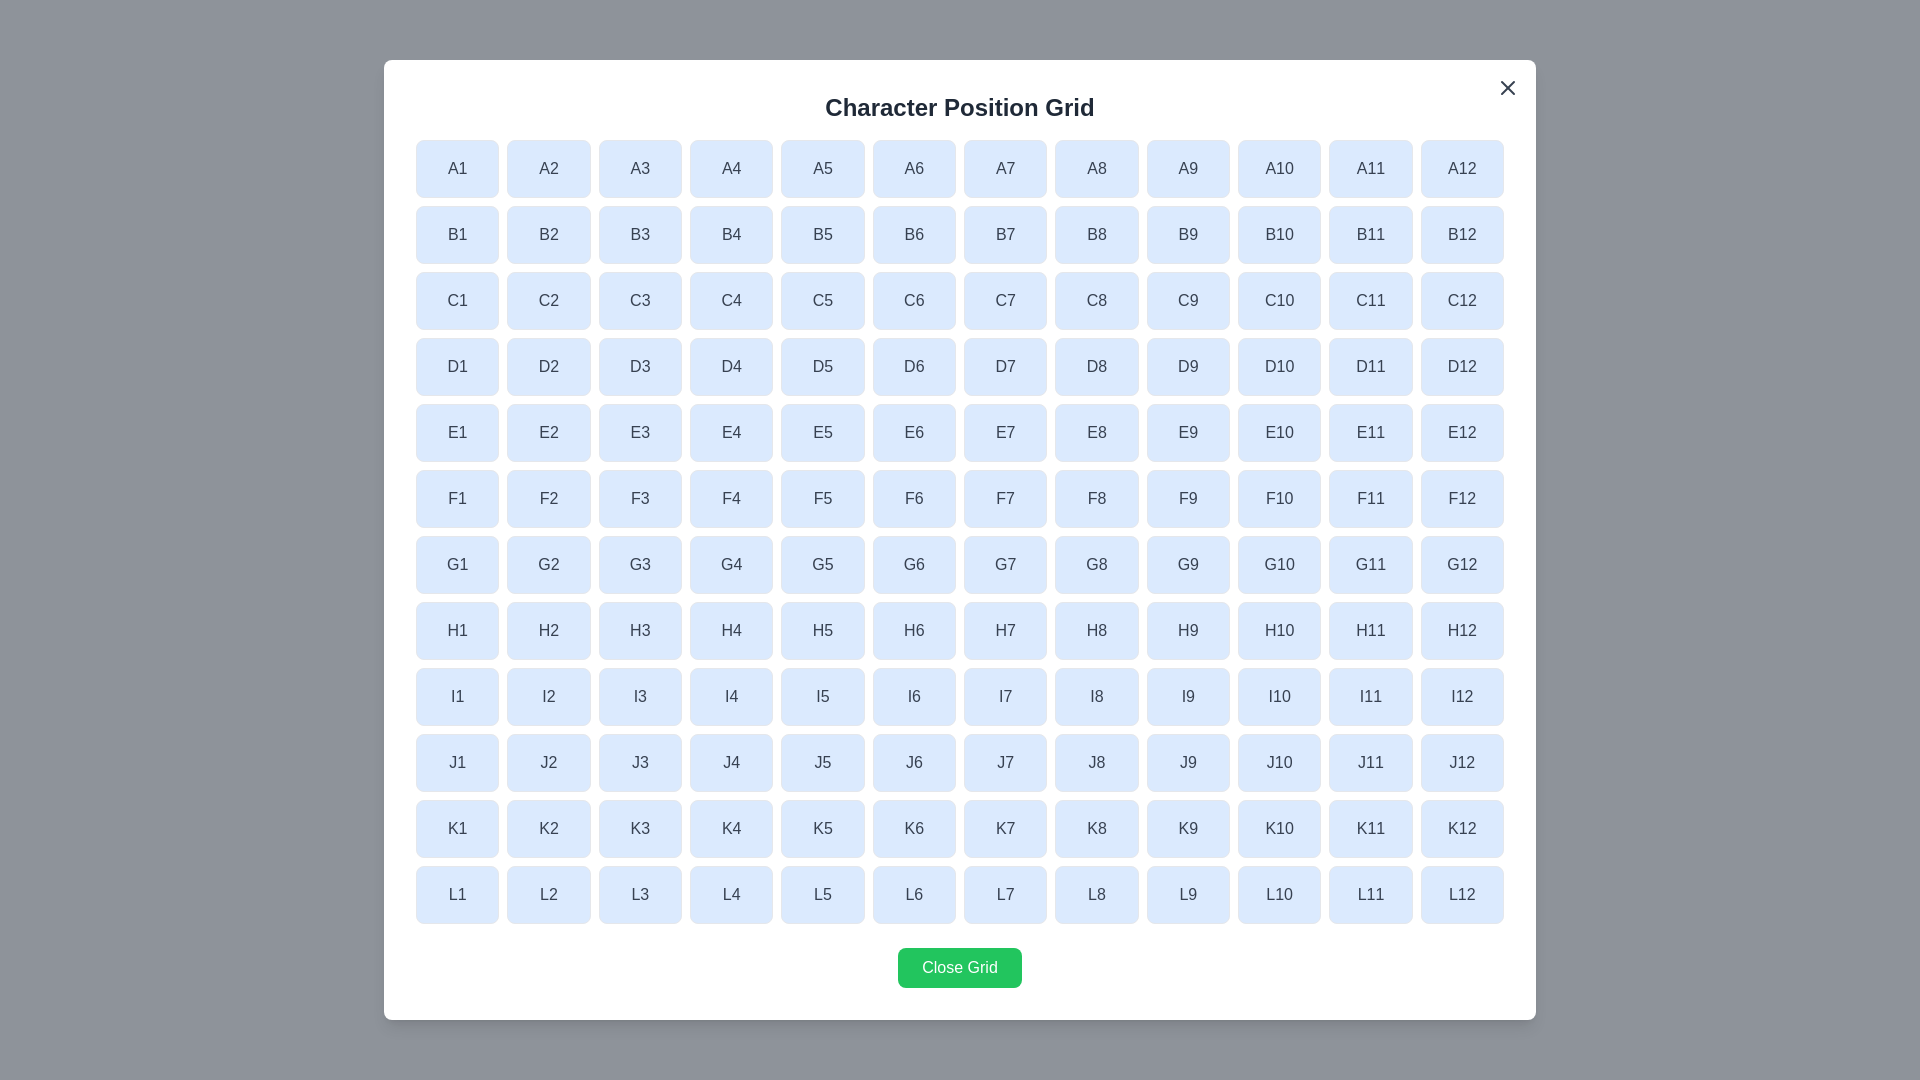 This screenshot has width=1920, height=1080. I want to click on 'Close Grid' button to close the dialog, so click(960, 967).